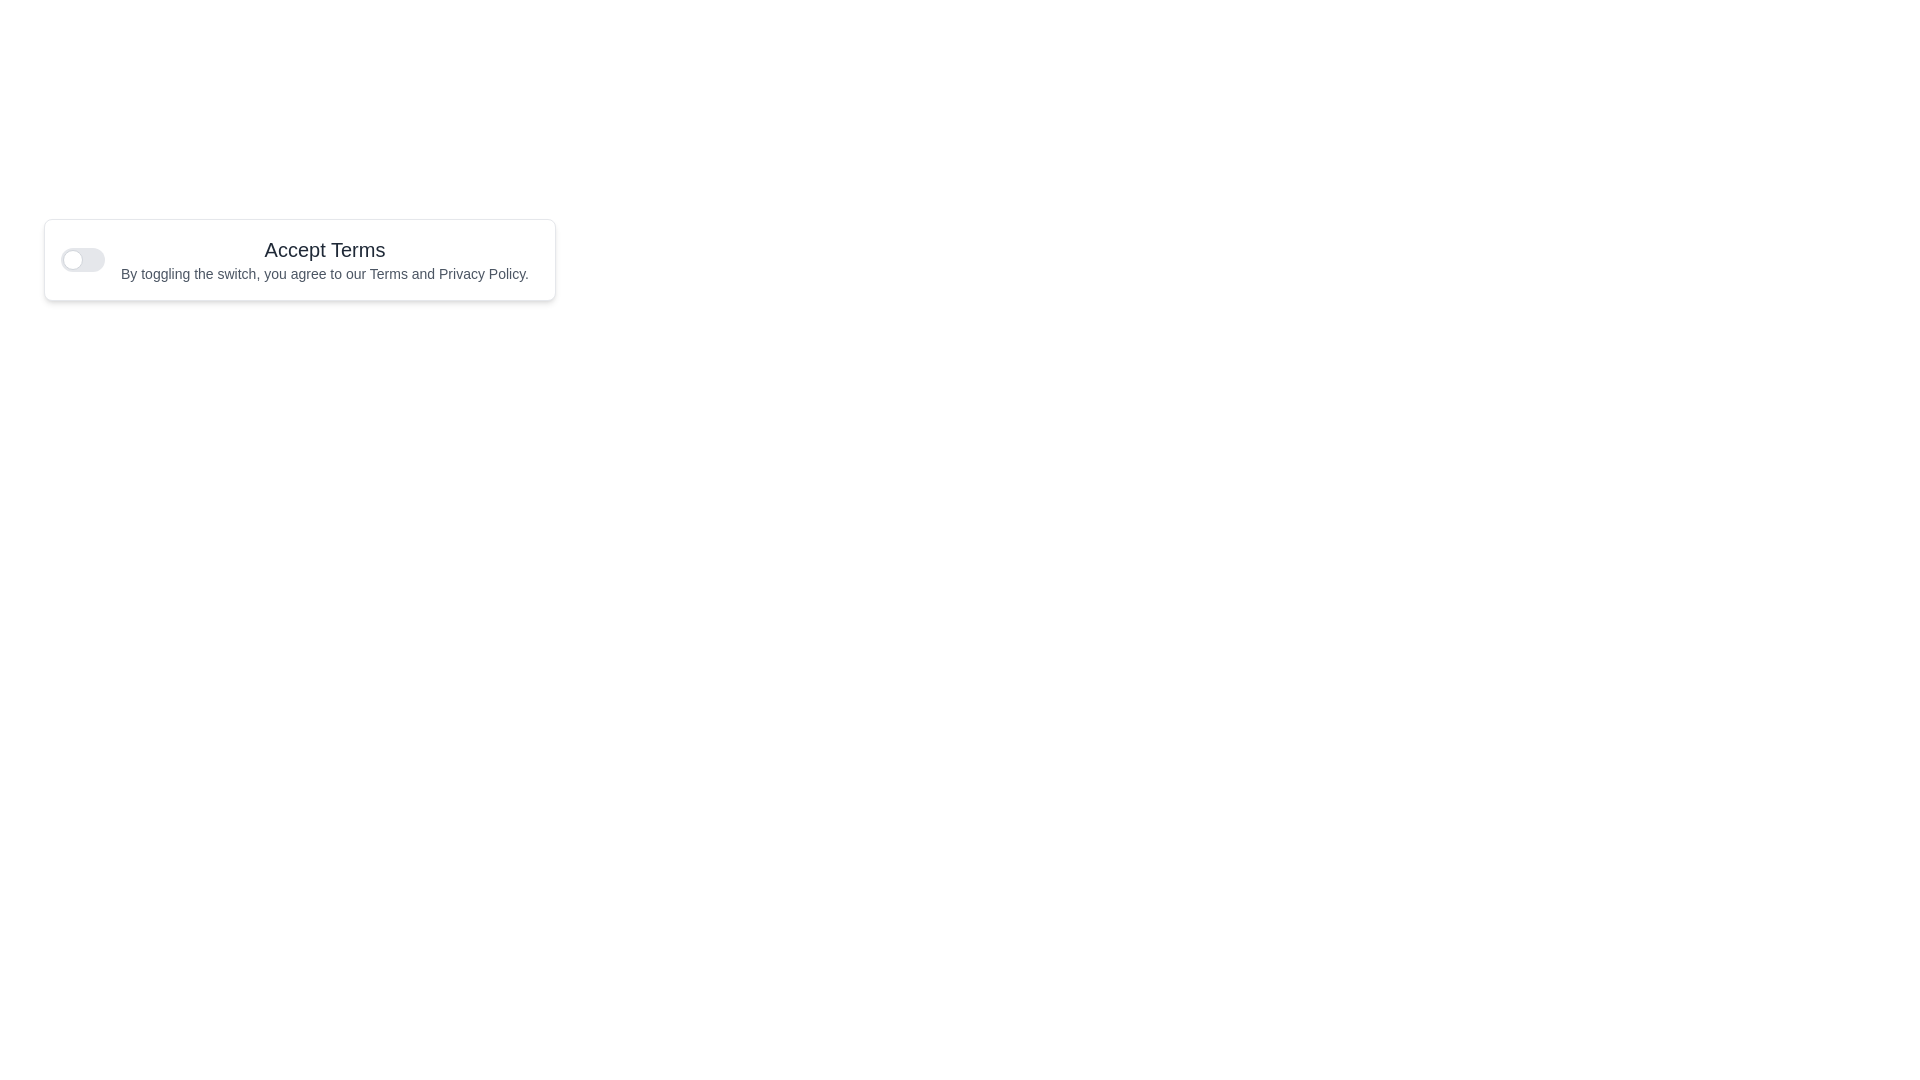 The width and height of the screenshot is (1920, 1080). I want to click on the label with explanatory text that informs the user about agreeing to terms and privacy policy, positioned to the right of the toggle switch, so click(325, 258).